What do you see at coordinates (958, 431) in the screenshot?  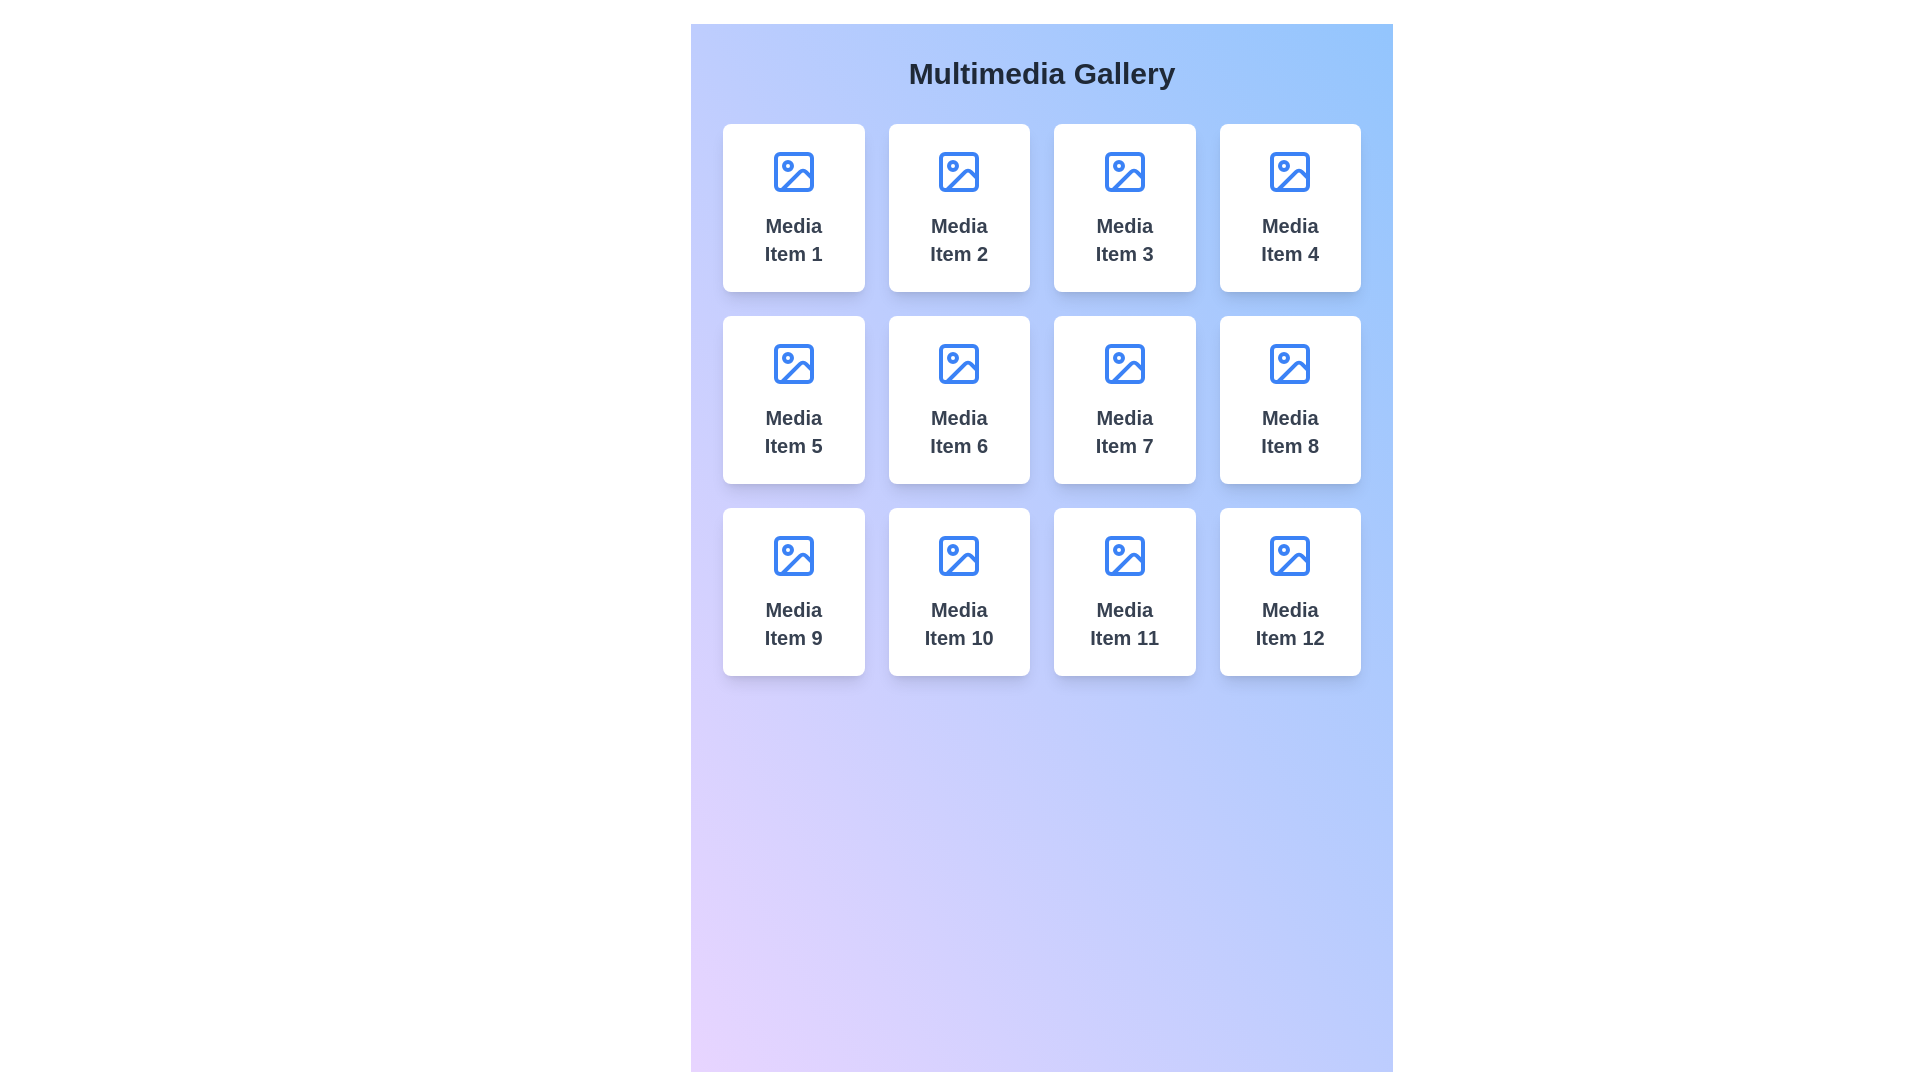 I see `text label in the third row and second column of the grid layout, which serves as the title for the associated media item` at bounding box center [958, 431].